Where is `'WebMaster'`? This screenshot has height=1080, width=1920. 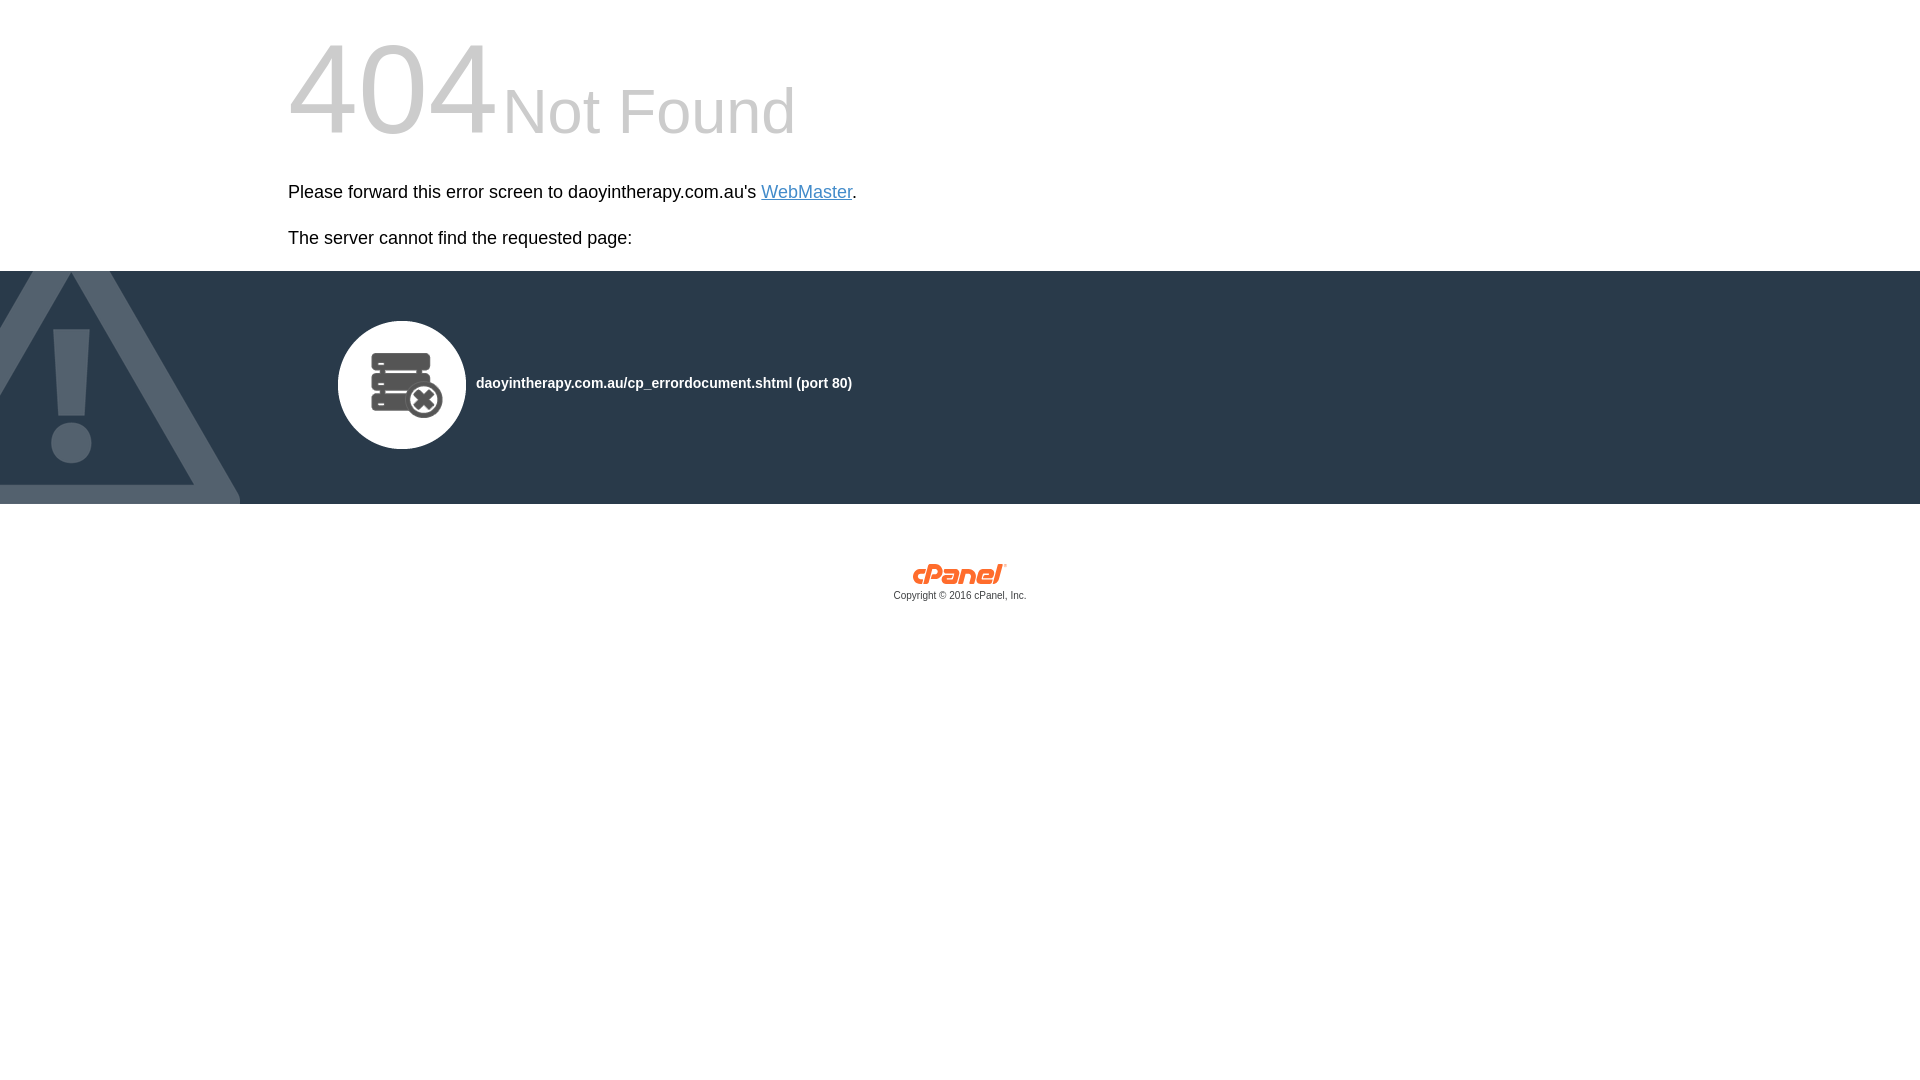
'WebMaster' is located at coordinates (806, 192).